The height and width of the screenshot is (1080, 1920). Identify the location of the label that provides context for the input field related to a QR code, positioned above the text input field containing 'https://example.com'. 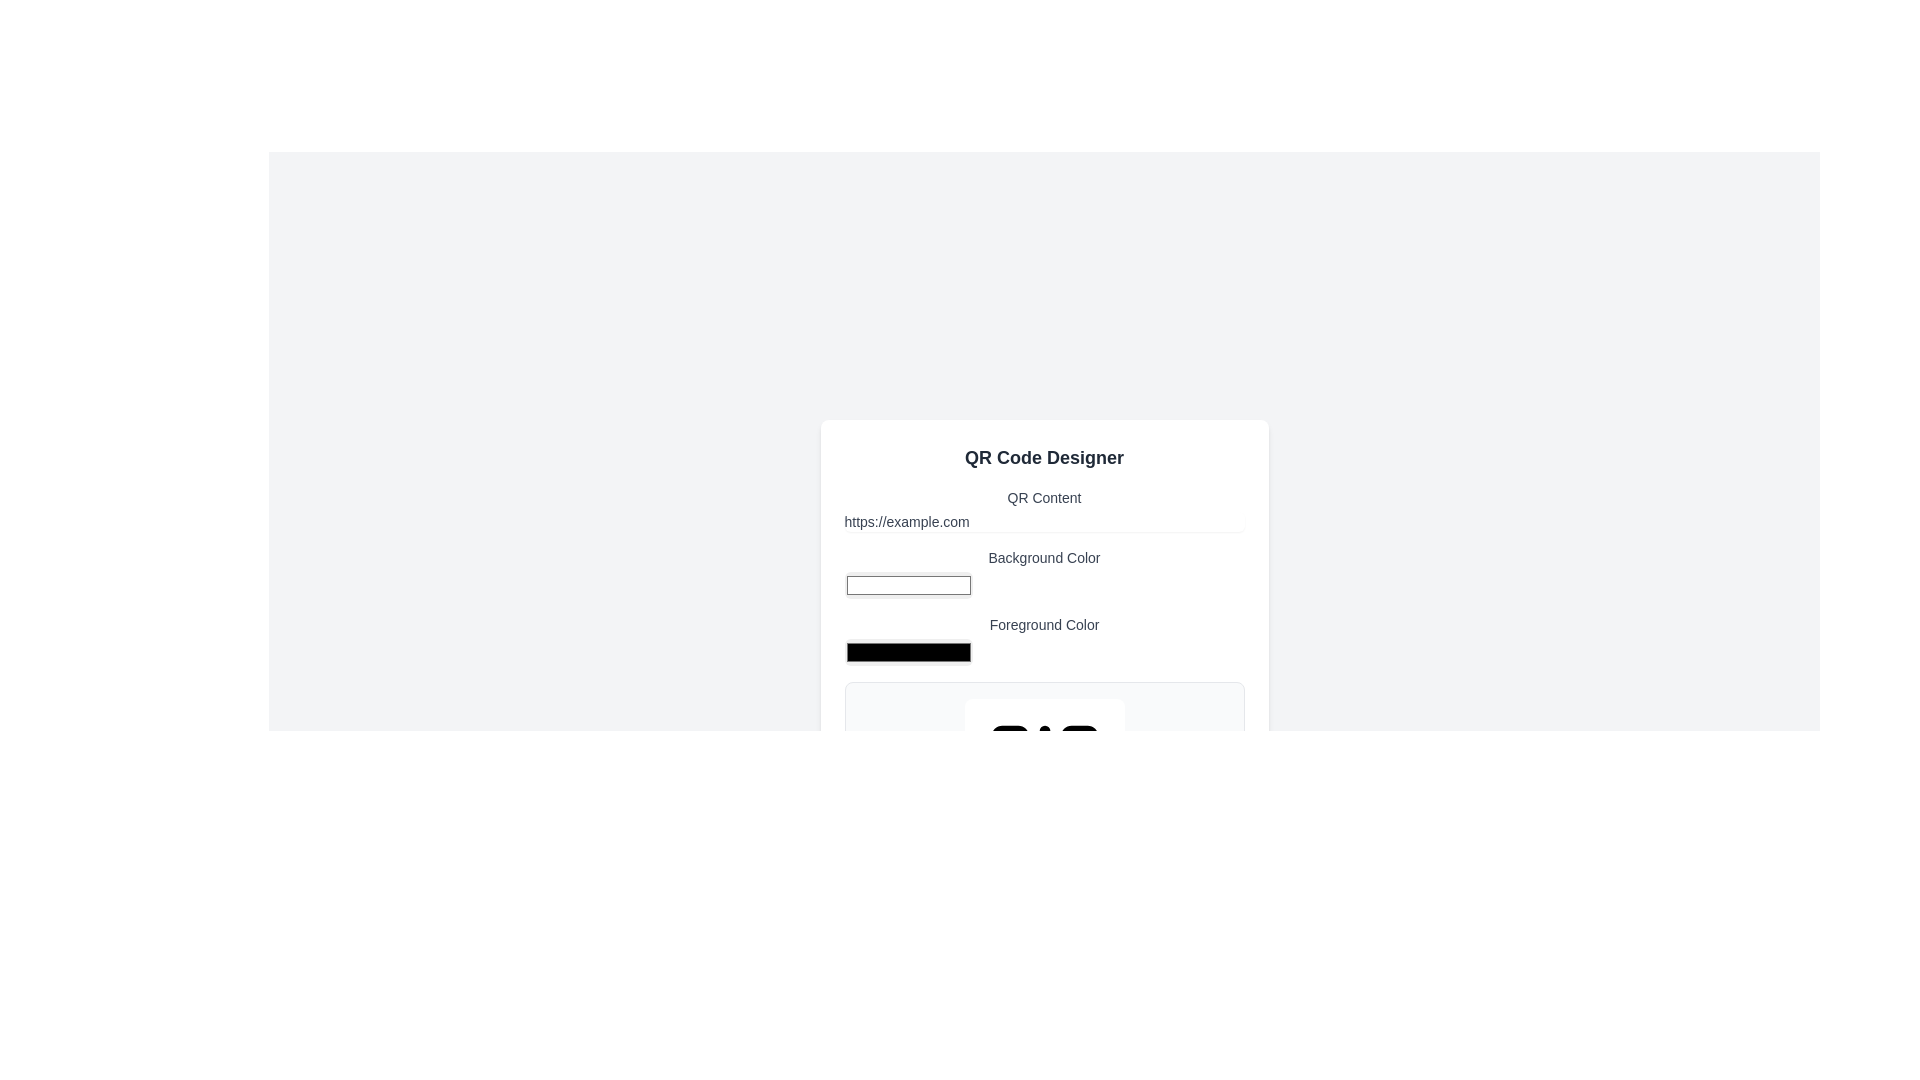
(1043, 508).